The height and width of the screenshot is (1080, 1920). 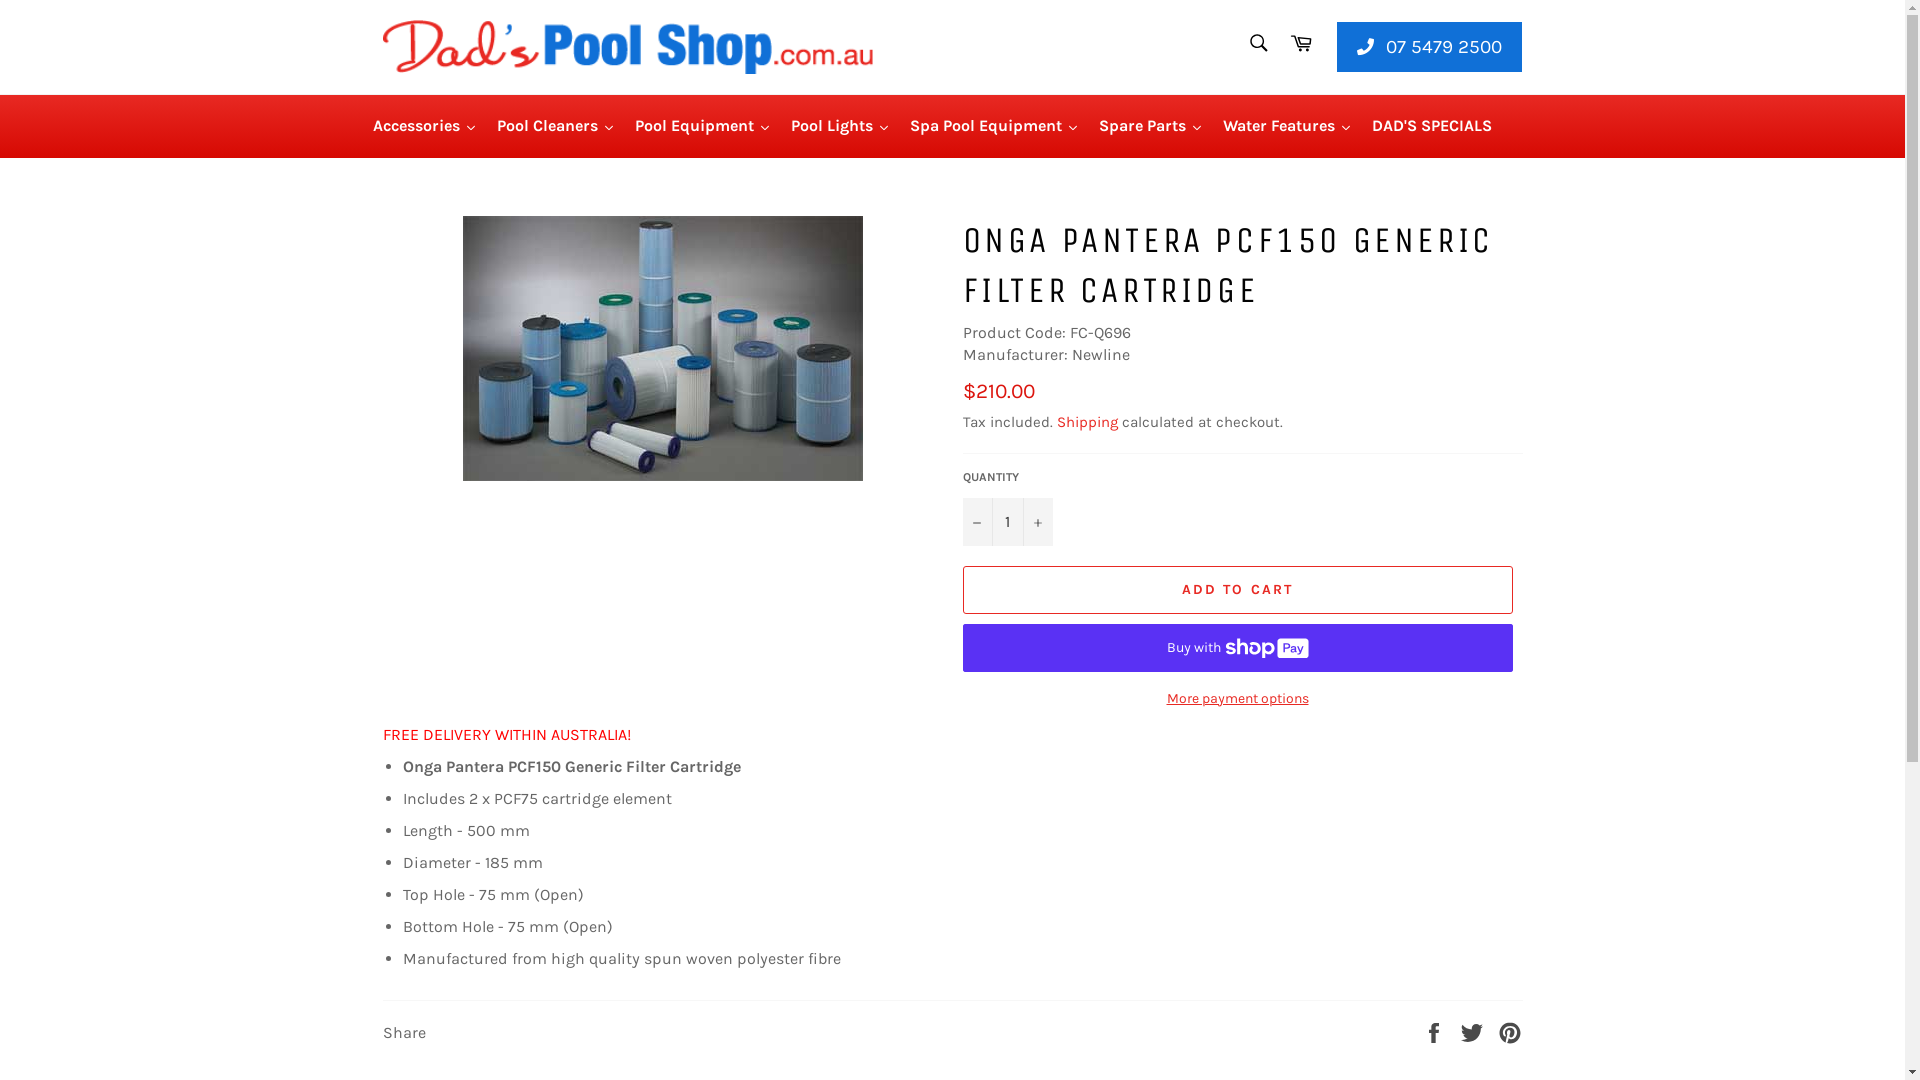 I want to click on 'Cart', so click(x=1280, y=45).